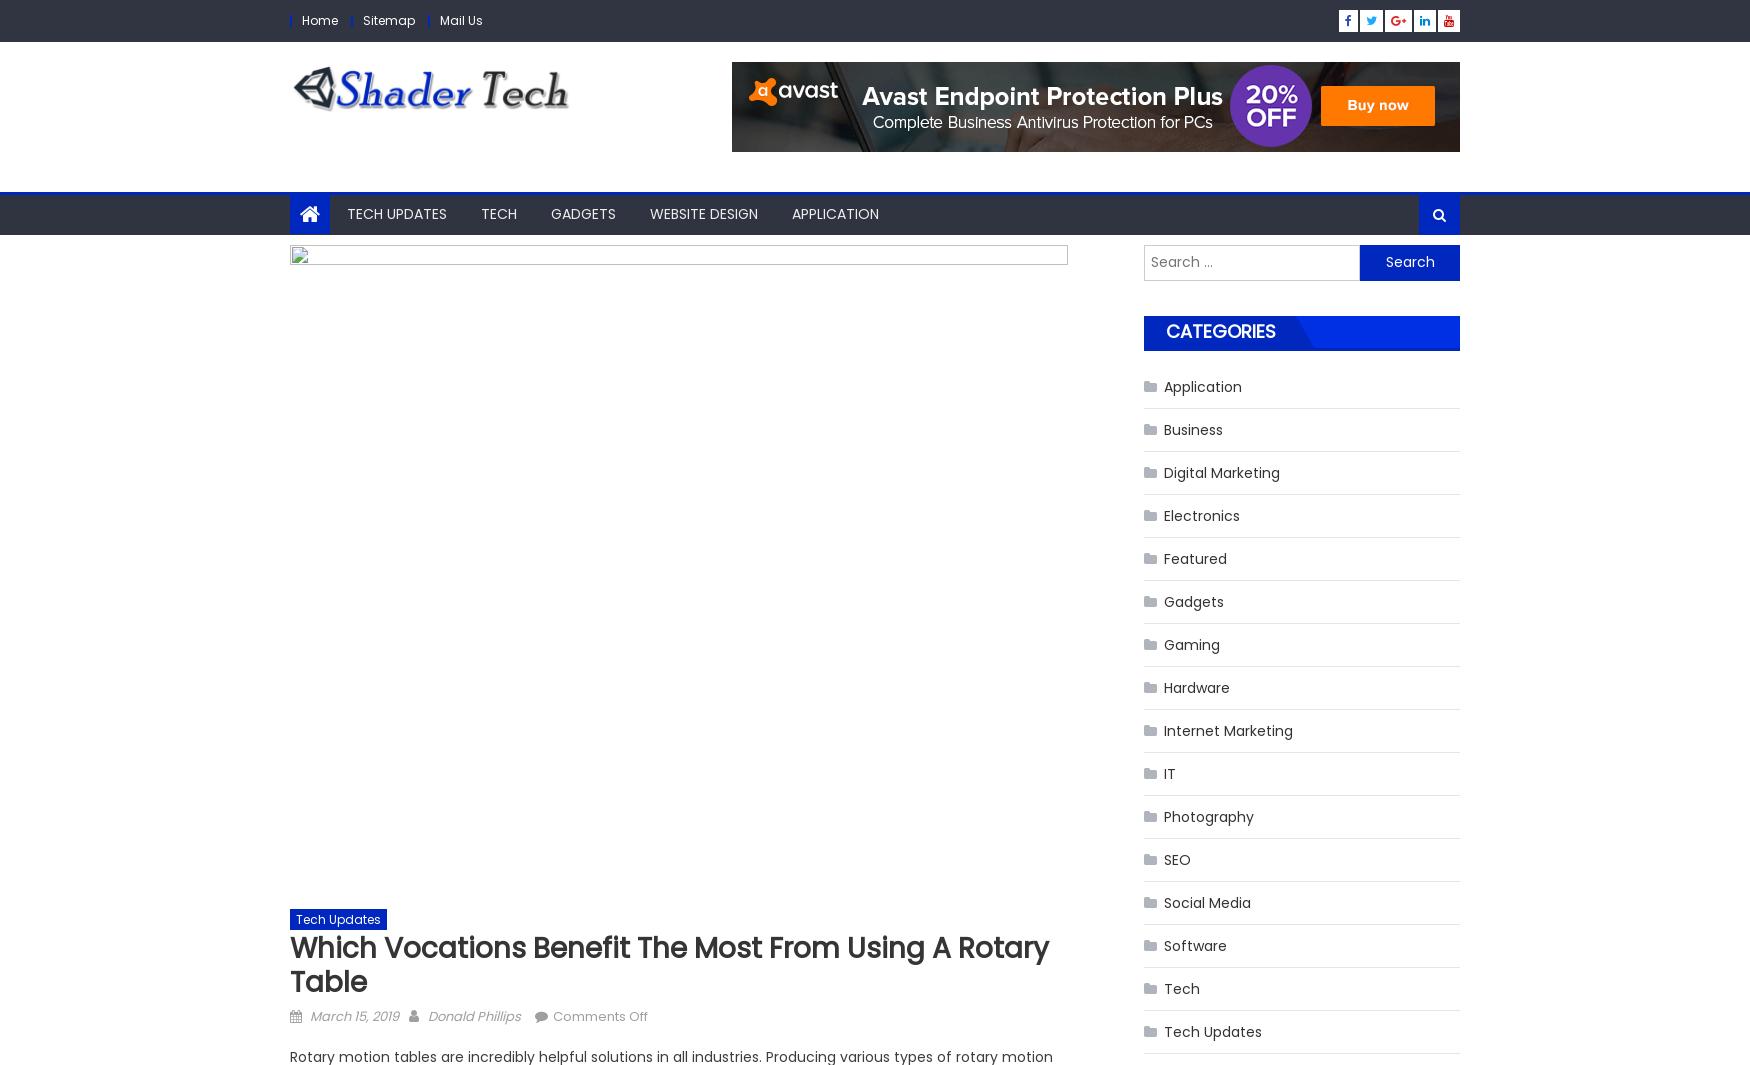 The image size is (1750, 1065). What do you see at coordinates (1191, 644) in the screenshot?
I see `'Gaming'` at bounding box center [1191, 644].